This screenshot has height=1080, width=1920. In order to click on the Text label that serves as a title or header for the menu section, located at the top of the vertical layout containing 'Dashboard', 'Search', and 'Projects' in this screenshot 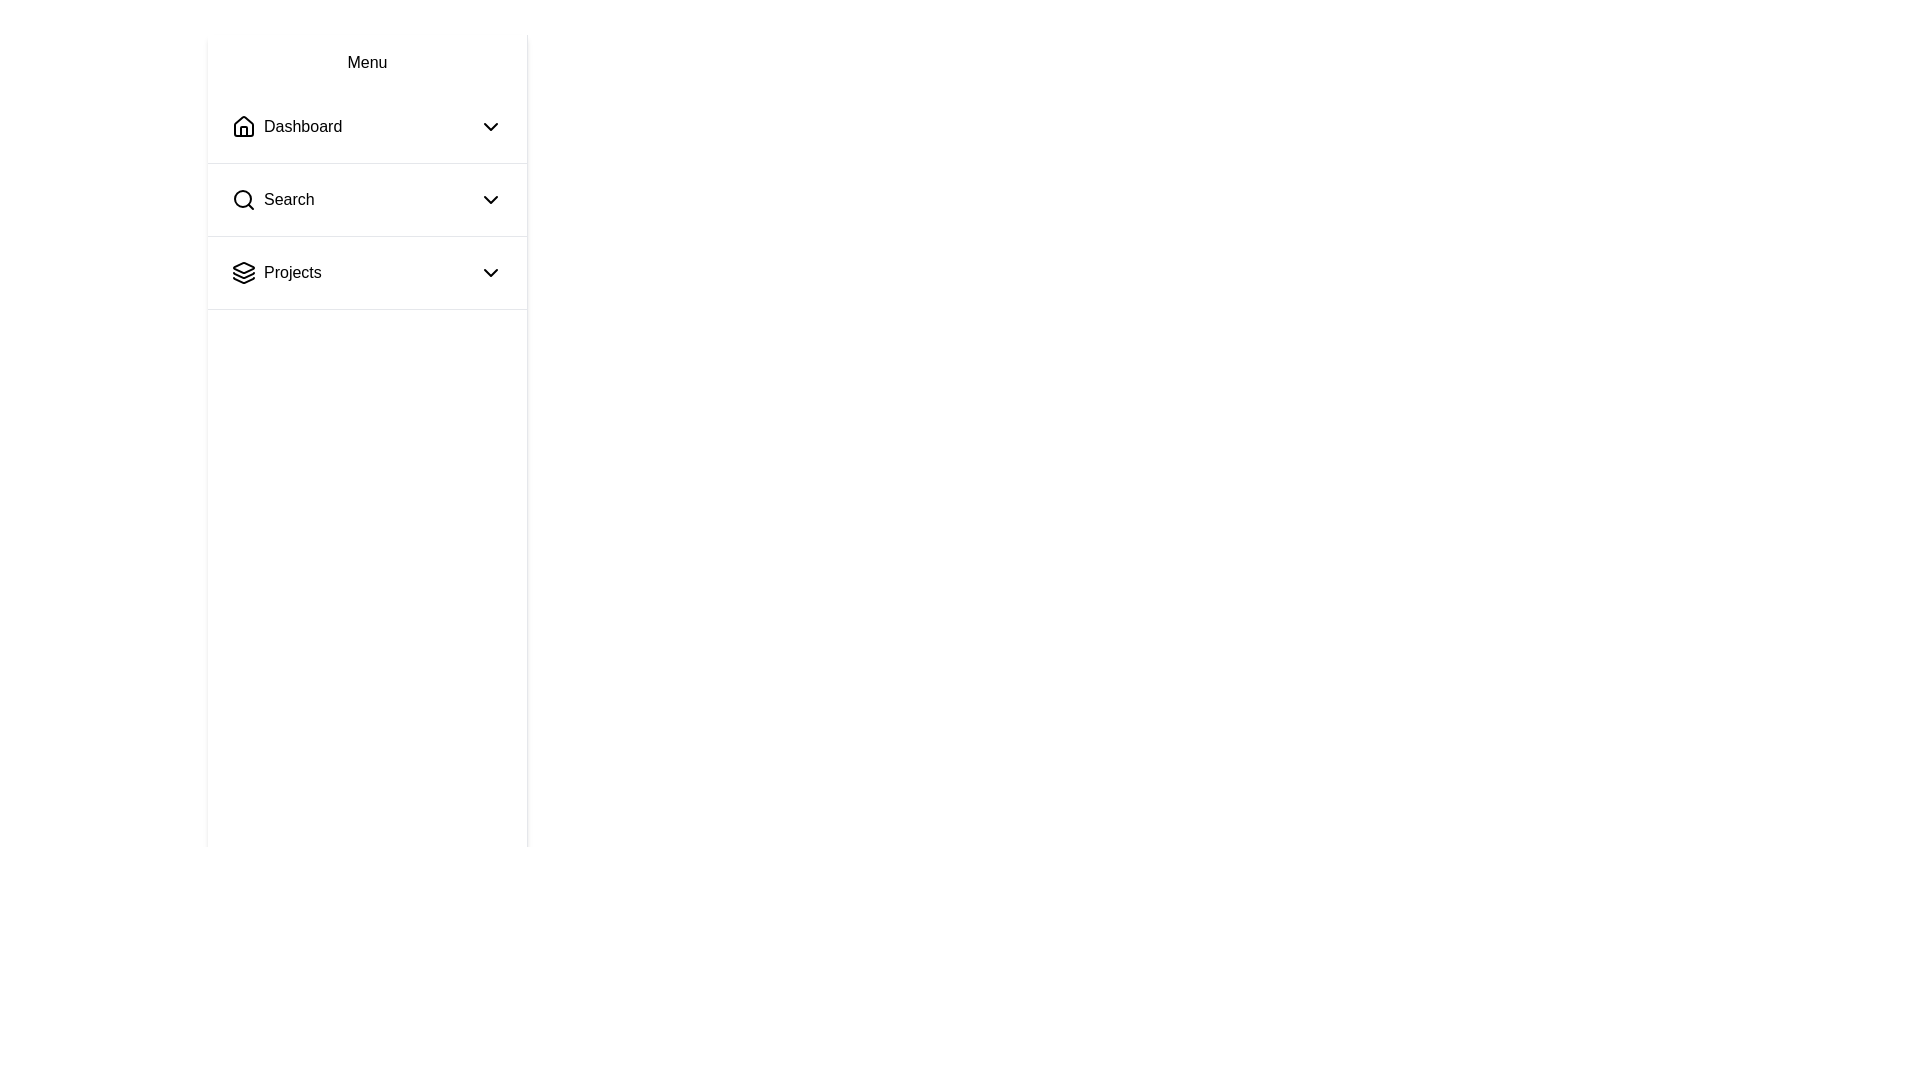, I will do `click(367, 61)`.